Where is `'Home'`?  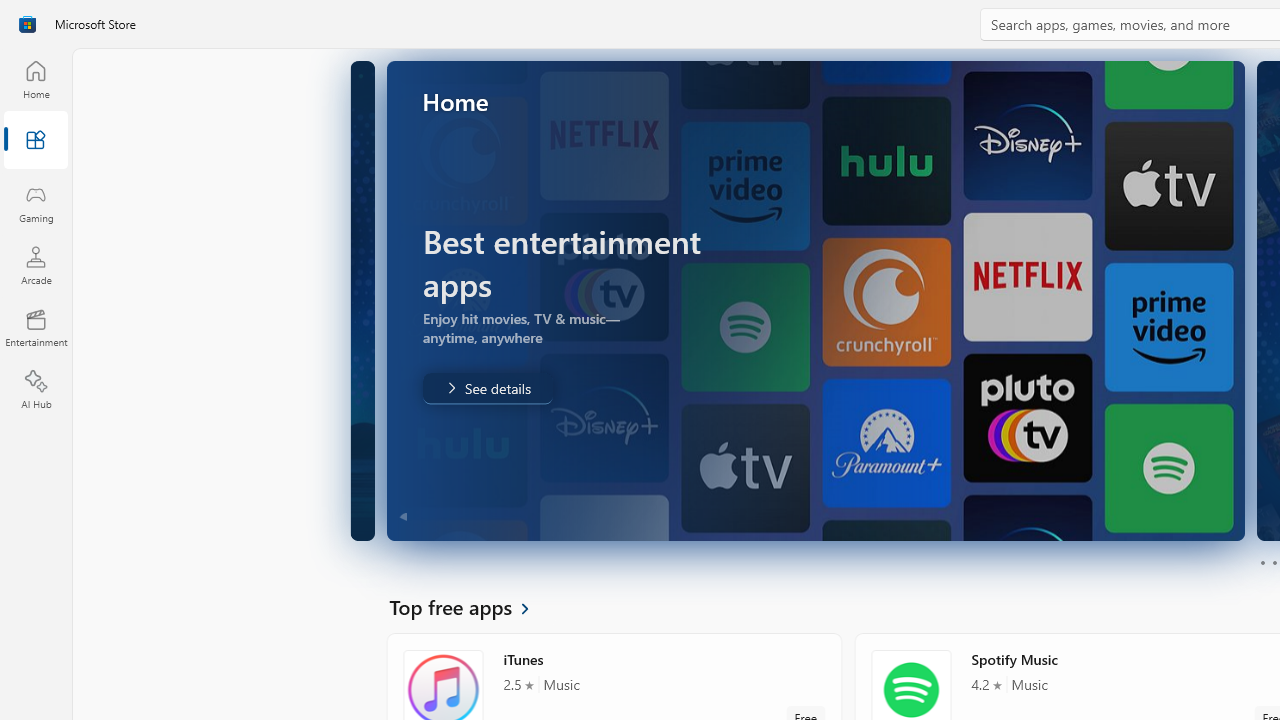
'Home' is located at coordinates (35, 78).